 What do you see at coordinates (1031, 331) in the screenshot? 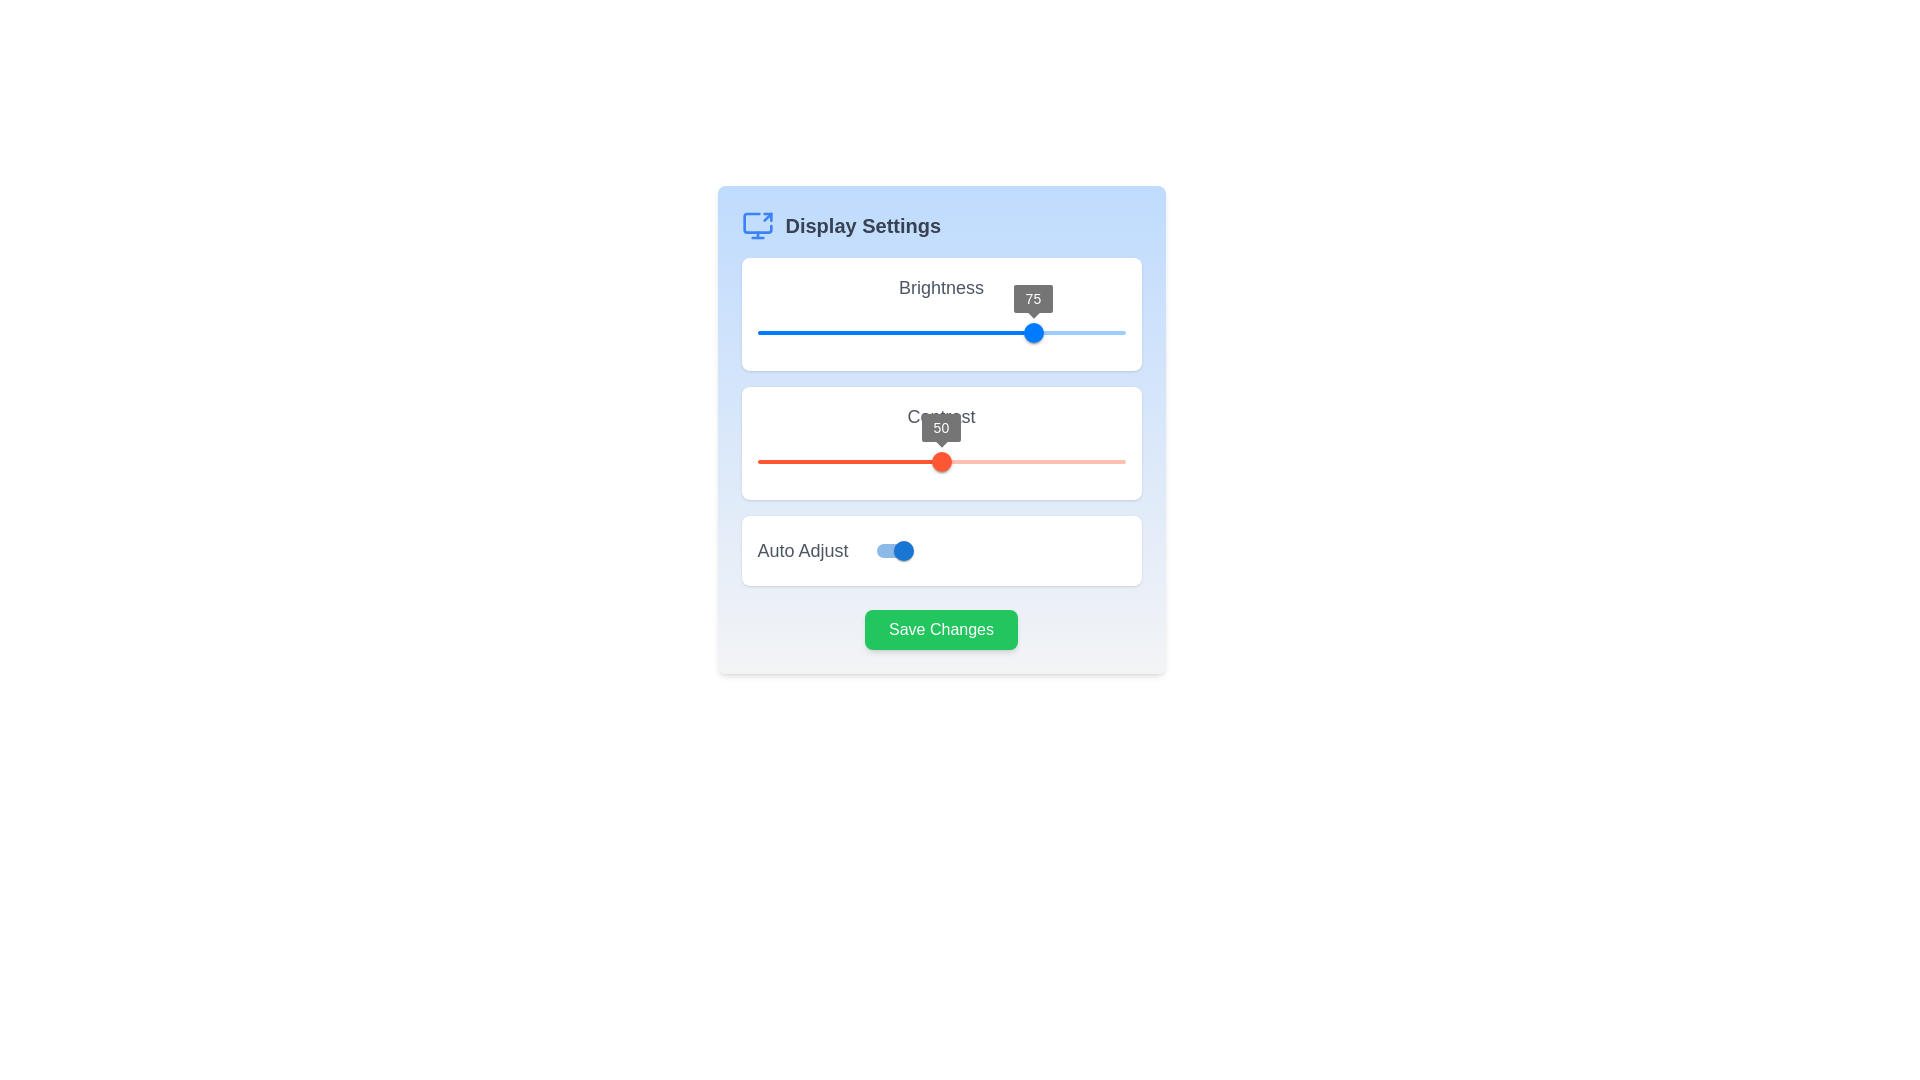
I see `the brightness` at bounding box center [1031, 331].